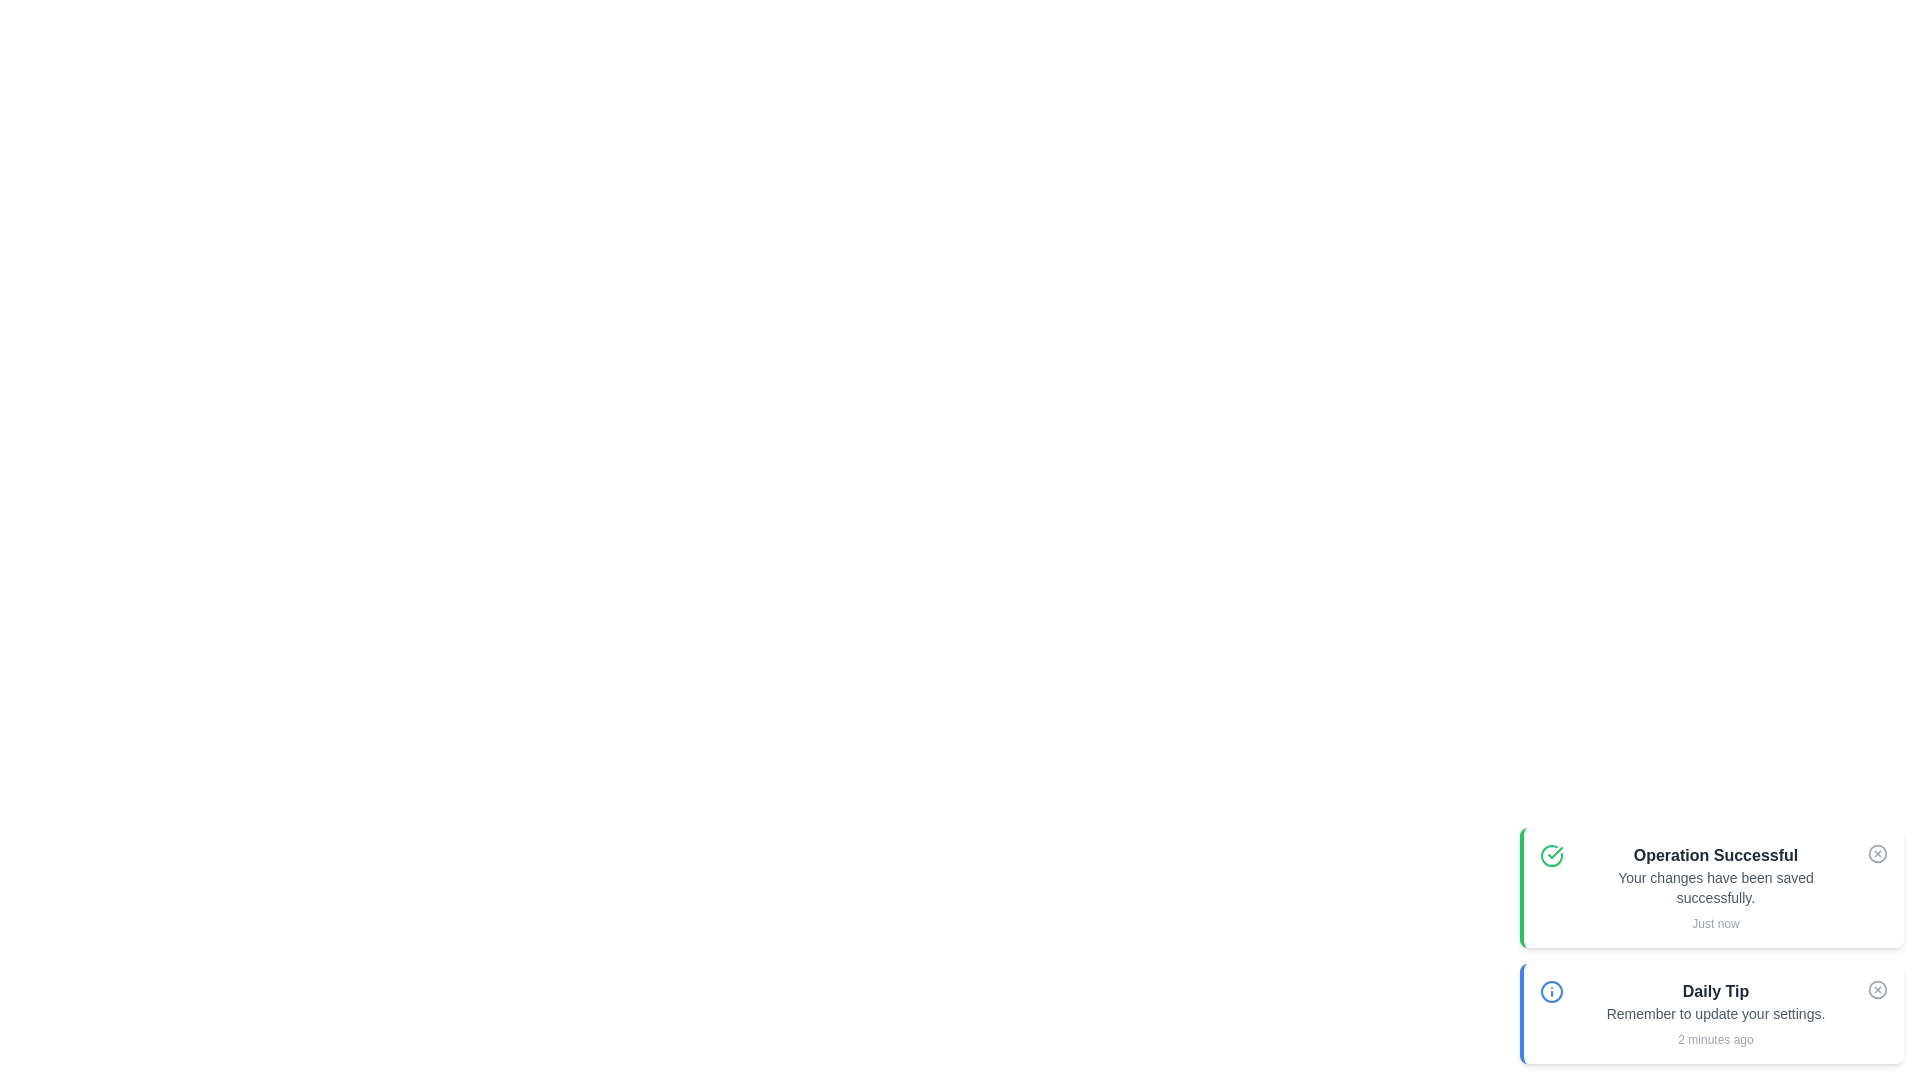 This screenshot has width=1920, height=1080. I want to click on the dismiss button located at the top-right corner of the notification box that contains the text 'Operation Successful', so click(1876, 853).